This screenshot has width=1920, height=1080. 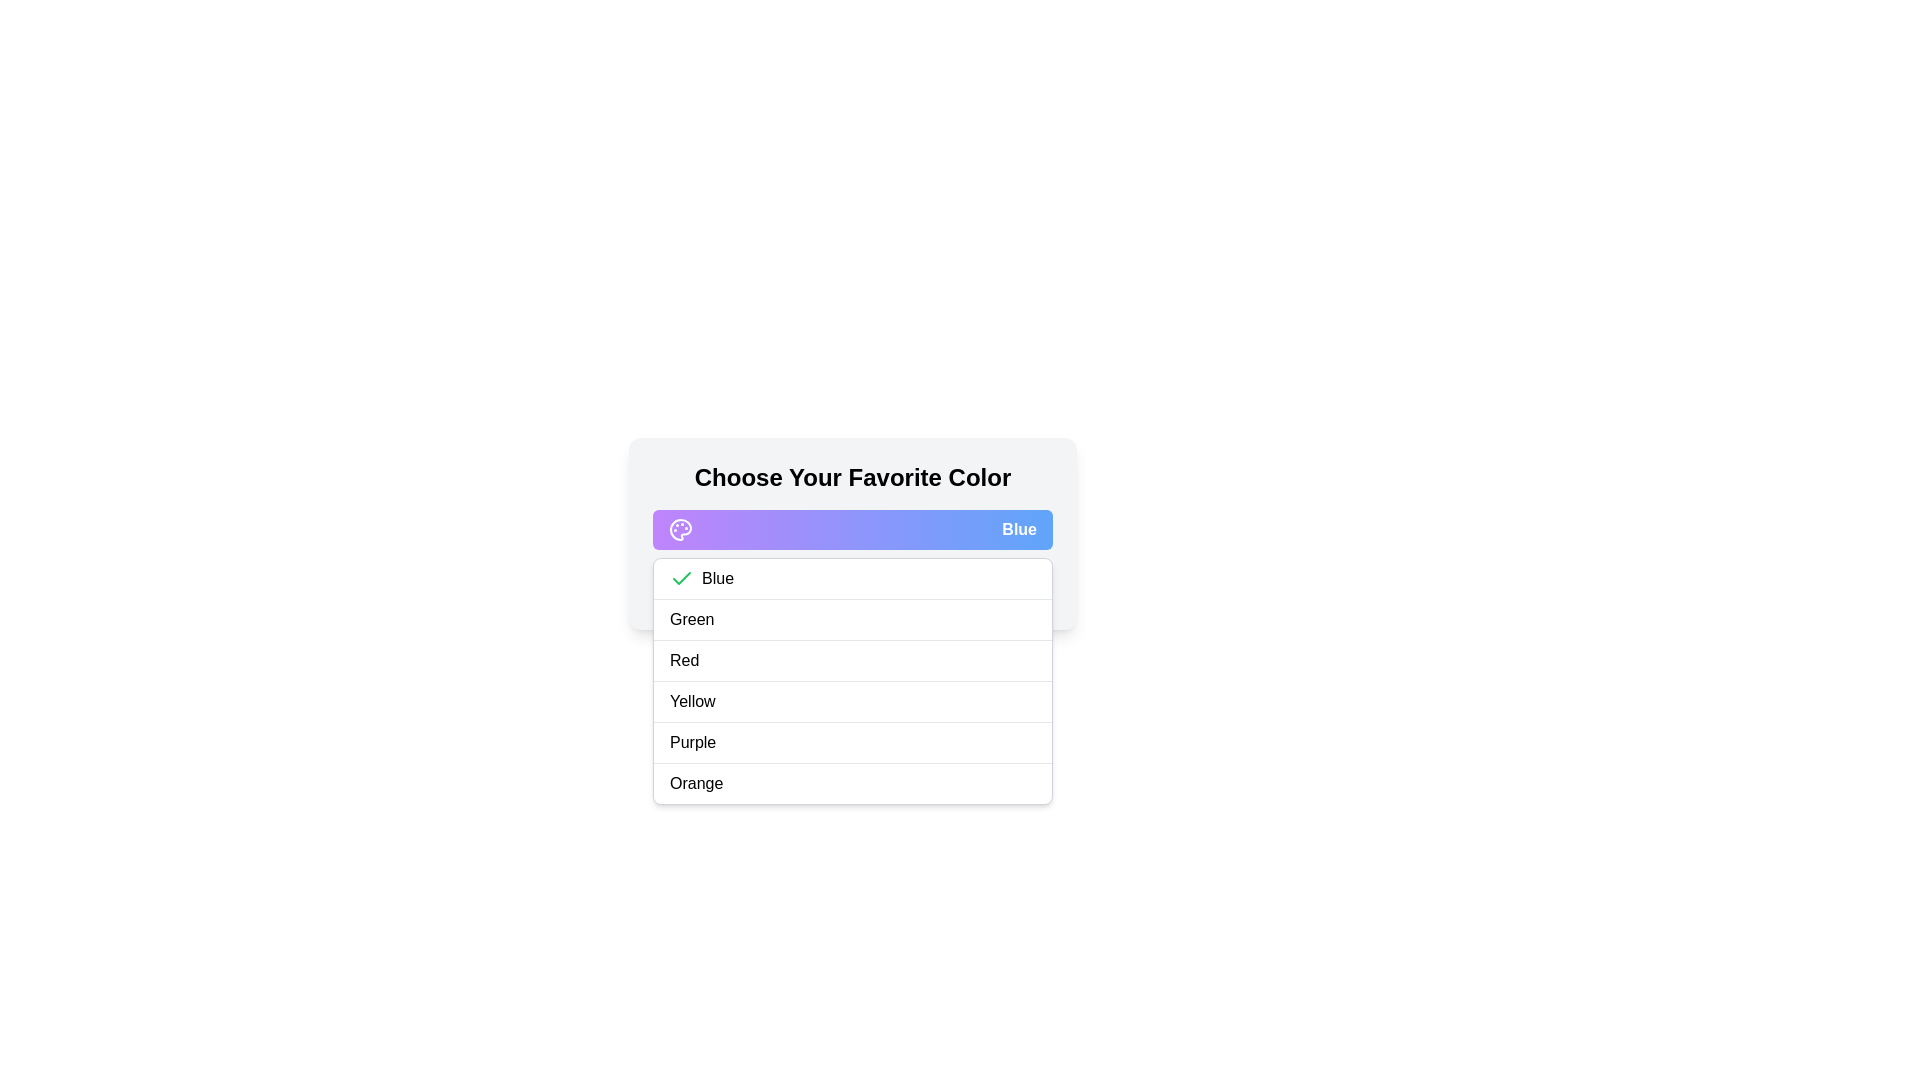 I want to click on the button with a gradient background transitioning from purple to blue, containing the text 'Blue' aligned to the right, located below 'Choose Your Favorite Color', so click(x=853, y=528).